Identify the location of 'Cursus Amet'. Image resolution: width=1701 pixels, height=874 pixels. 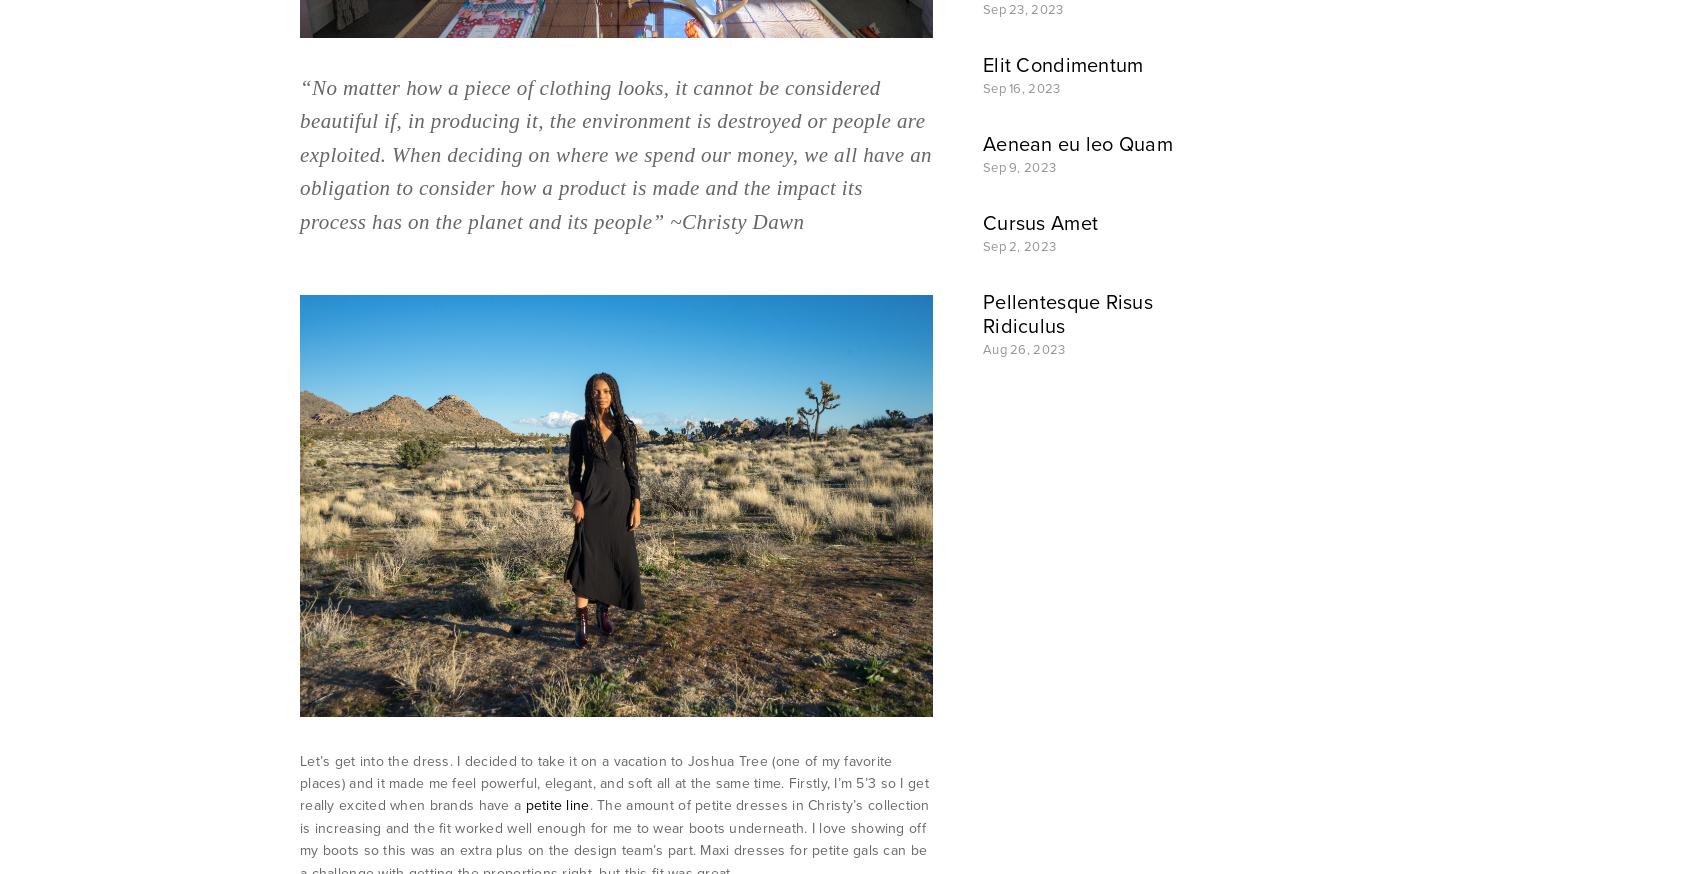
(1040, 222).